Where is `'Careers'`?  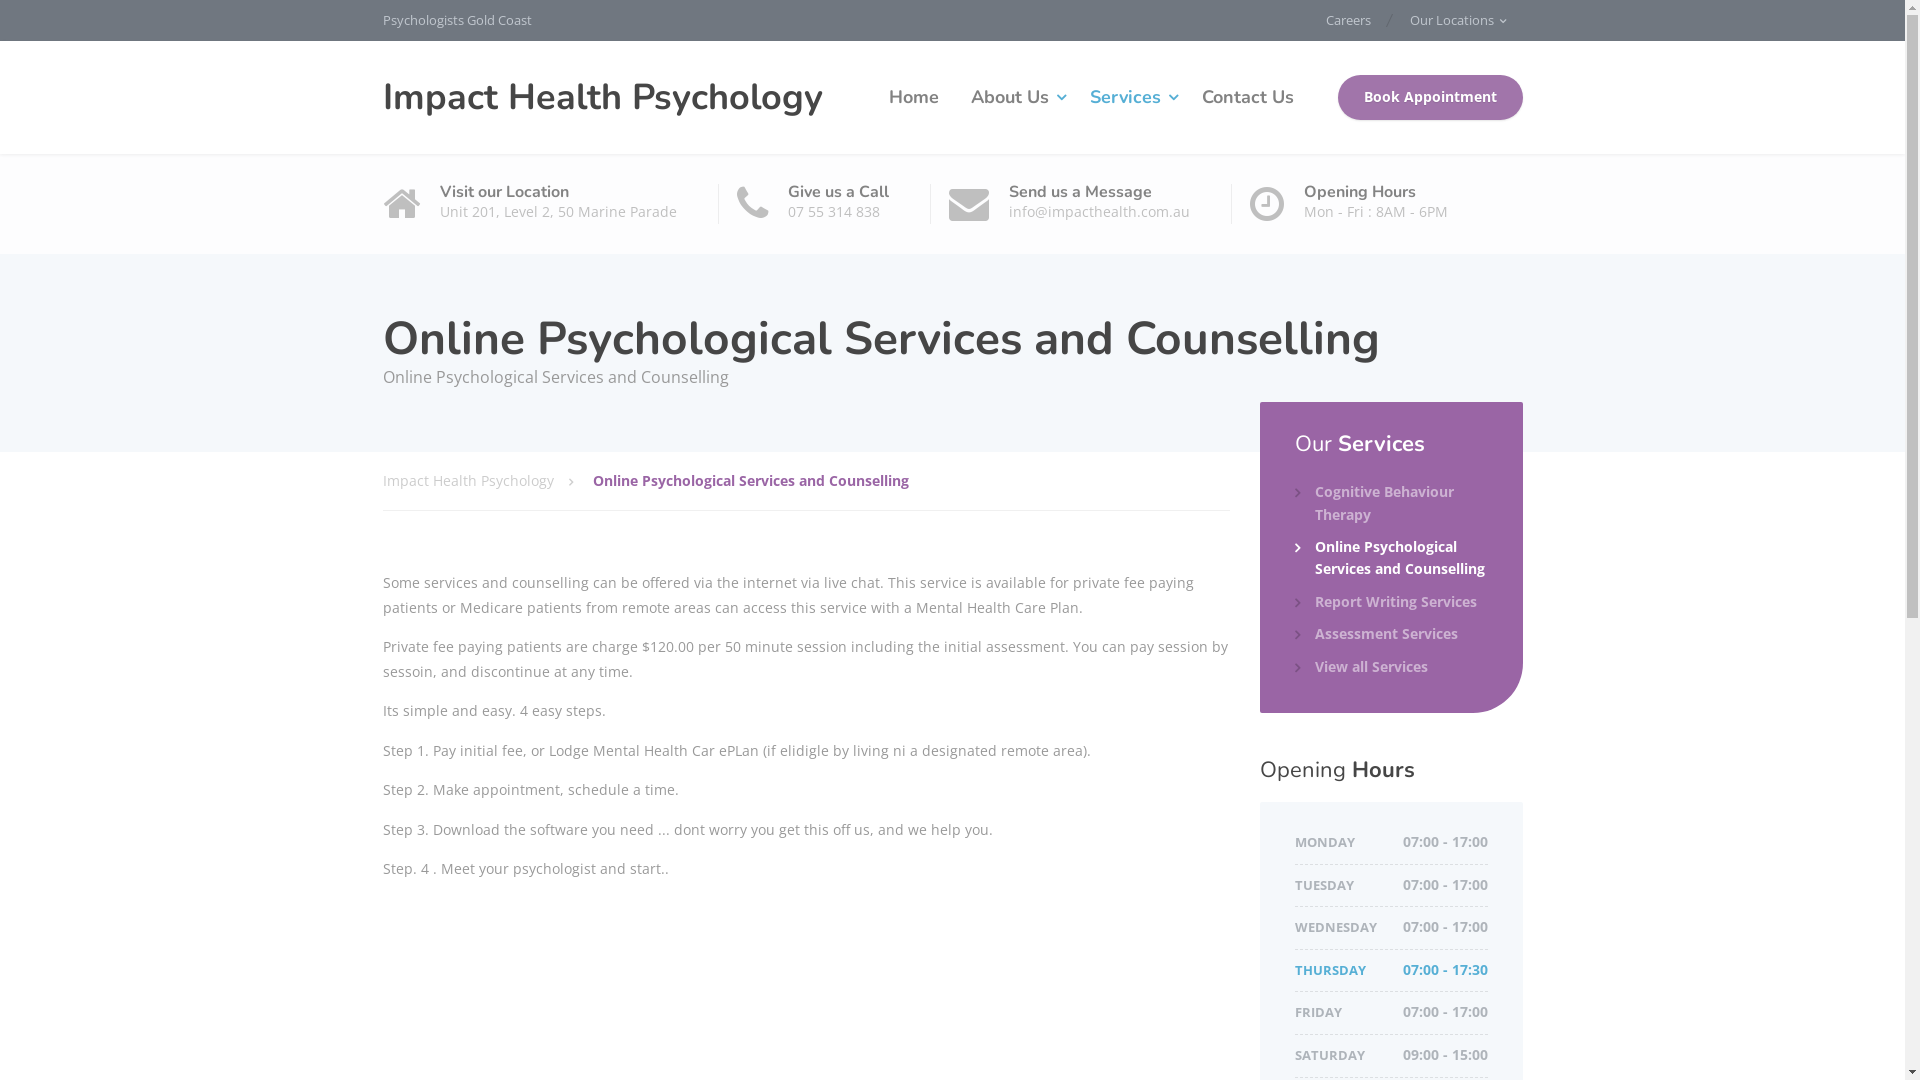 'Careers' is located at coordinates (1358, 20).